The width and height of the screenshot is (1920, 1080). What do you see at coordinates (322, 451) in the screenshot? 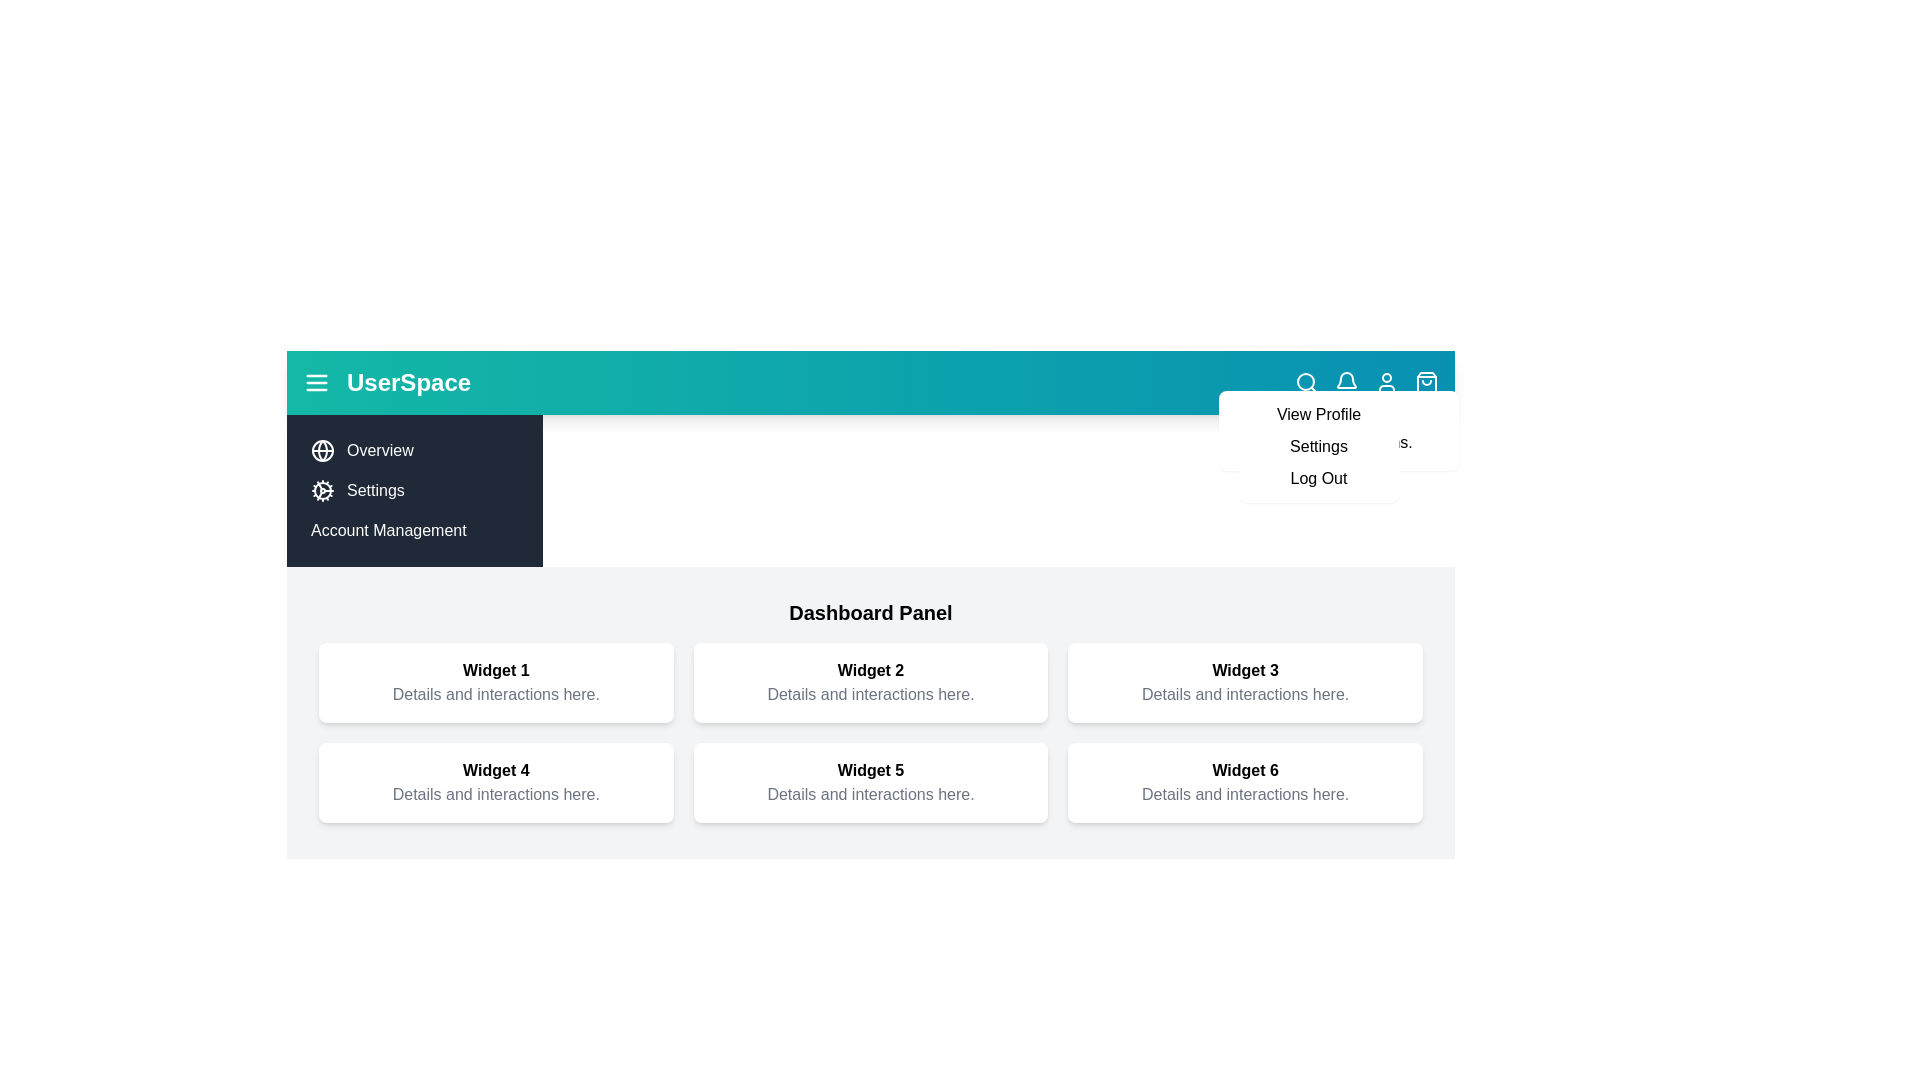
I see `the globe icon in the left sidebar navigation menu, which represents the 'Overview' section of the application` at bounding box center [322, 451].